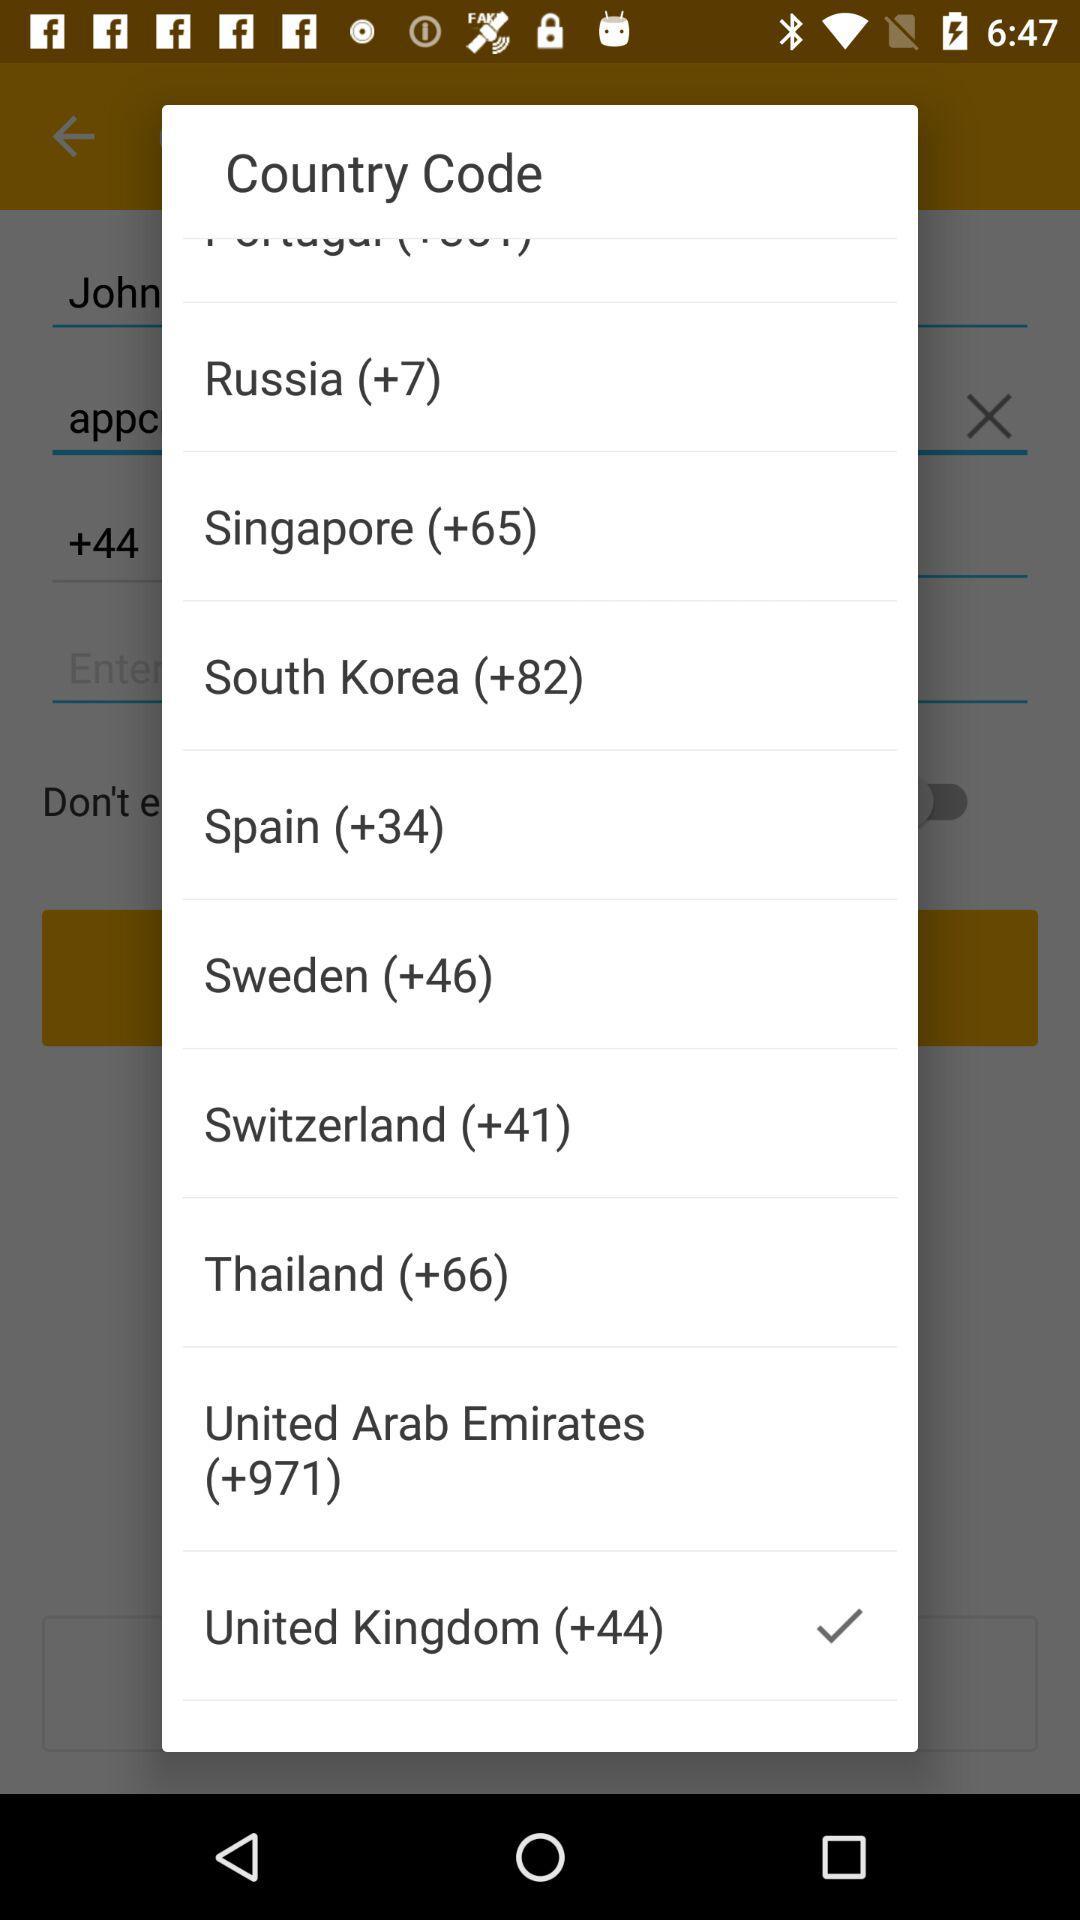  What do you see at coordinates (482, 1449) in the screenshot?
I see `the icon above united kingdom (+44)` at bounding box center [482, 1449].